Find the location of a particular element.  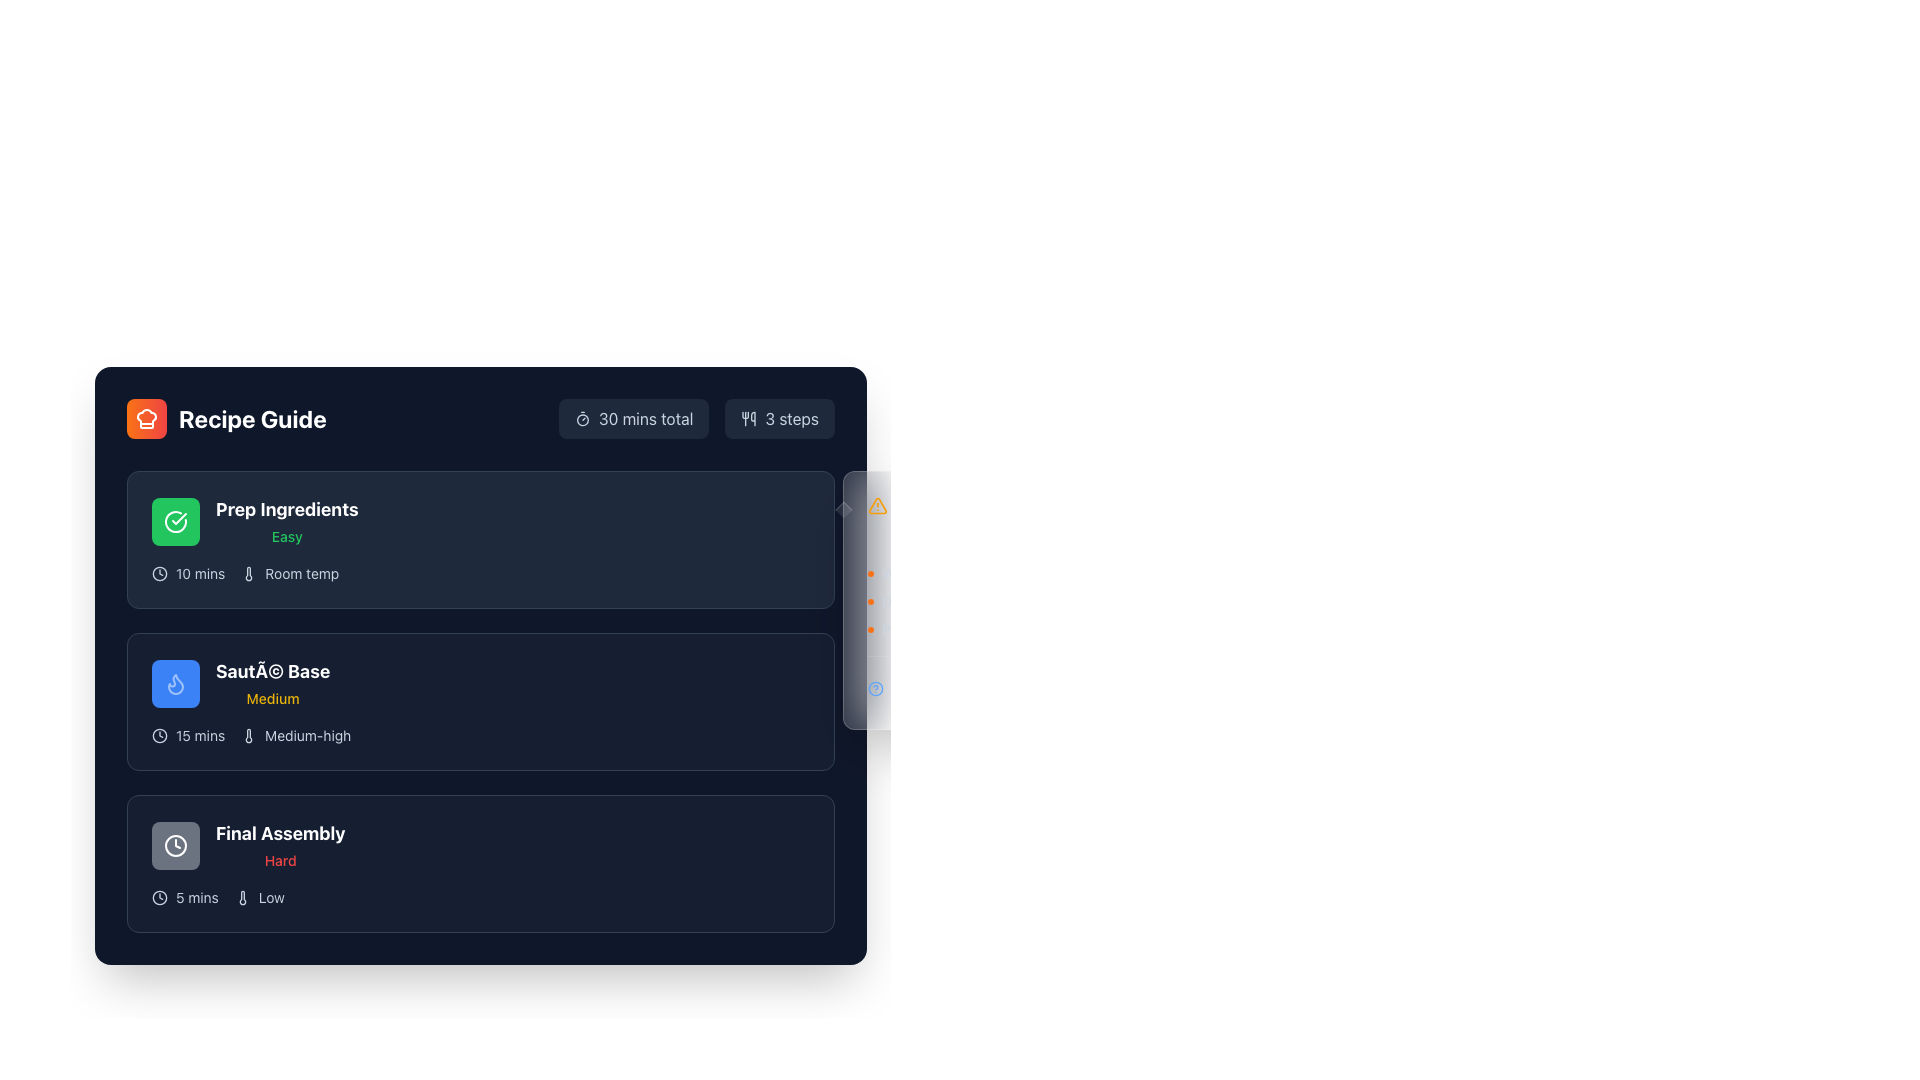

the SVG clock icon located at the bottom-left corner of the 'Final Assembly' section, next to the text '5 mins' is located at coordinates (158, 897).